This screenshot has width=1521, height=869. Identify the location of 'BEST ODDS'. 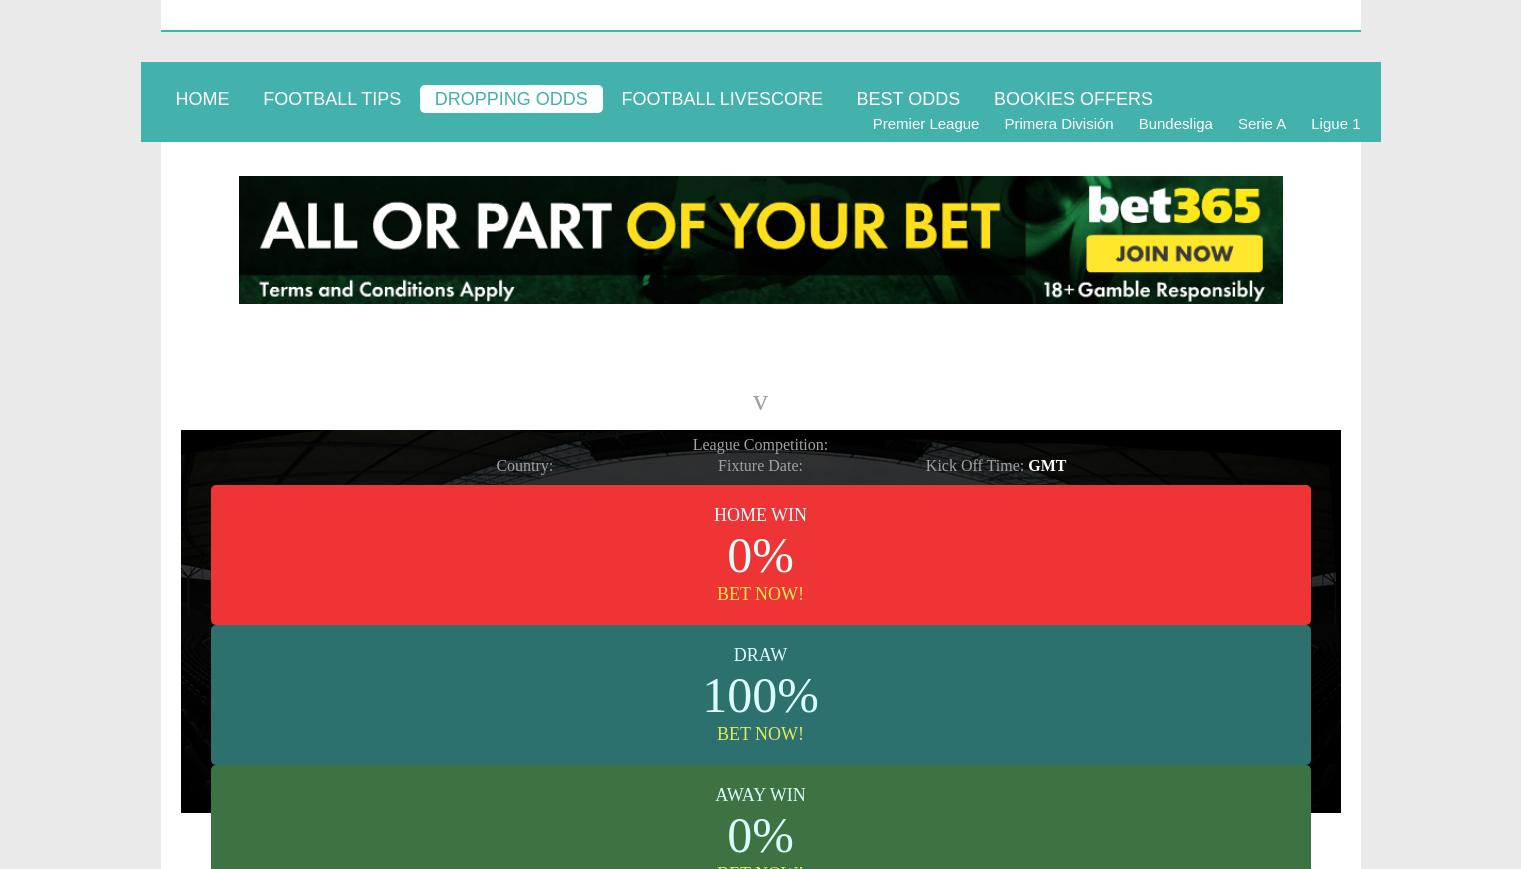
(907, 97).